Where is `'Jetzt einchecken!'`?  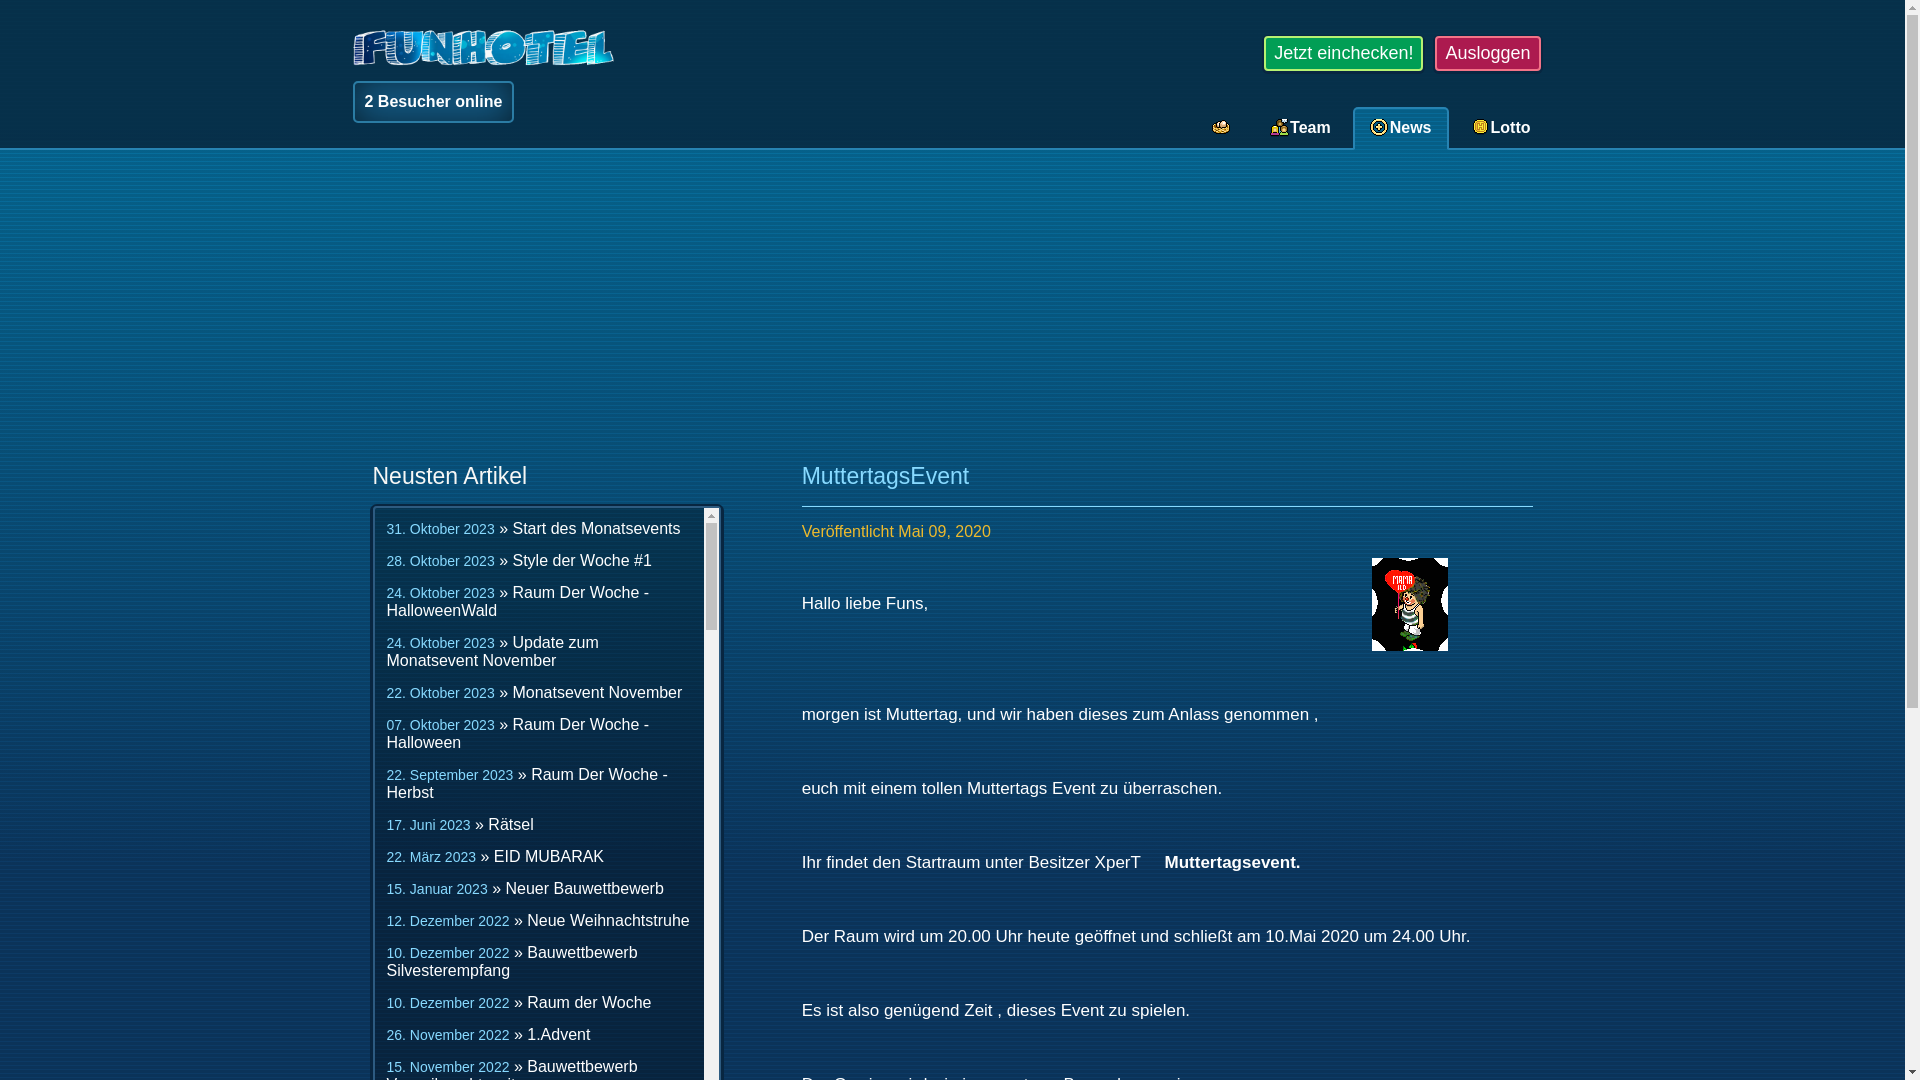
'Jetzt einchecken!' is located at coordinates (1343, 52).